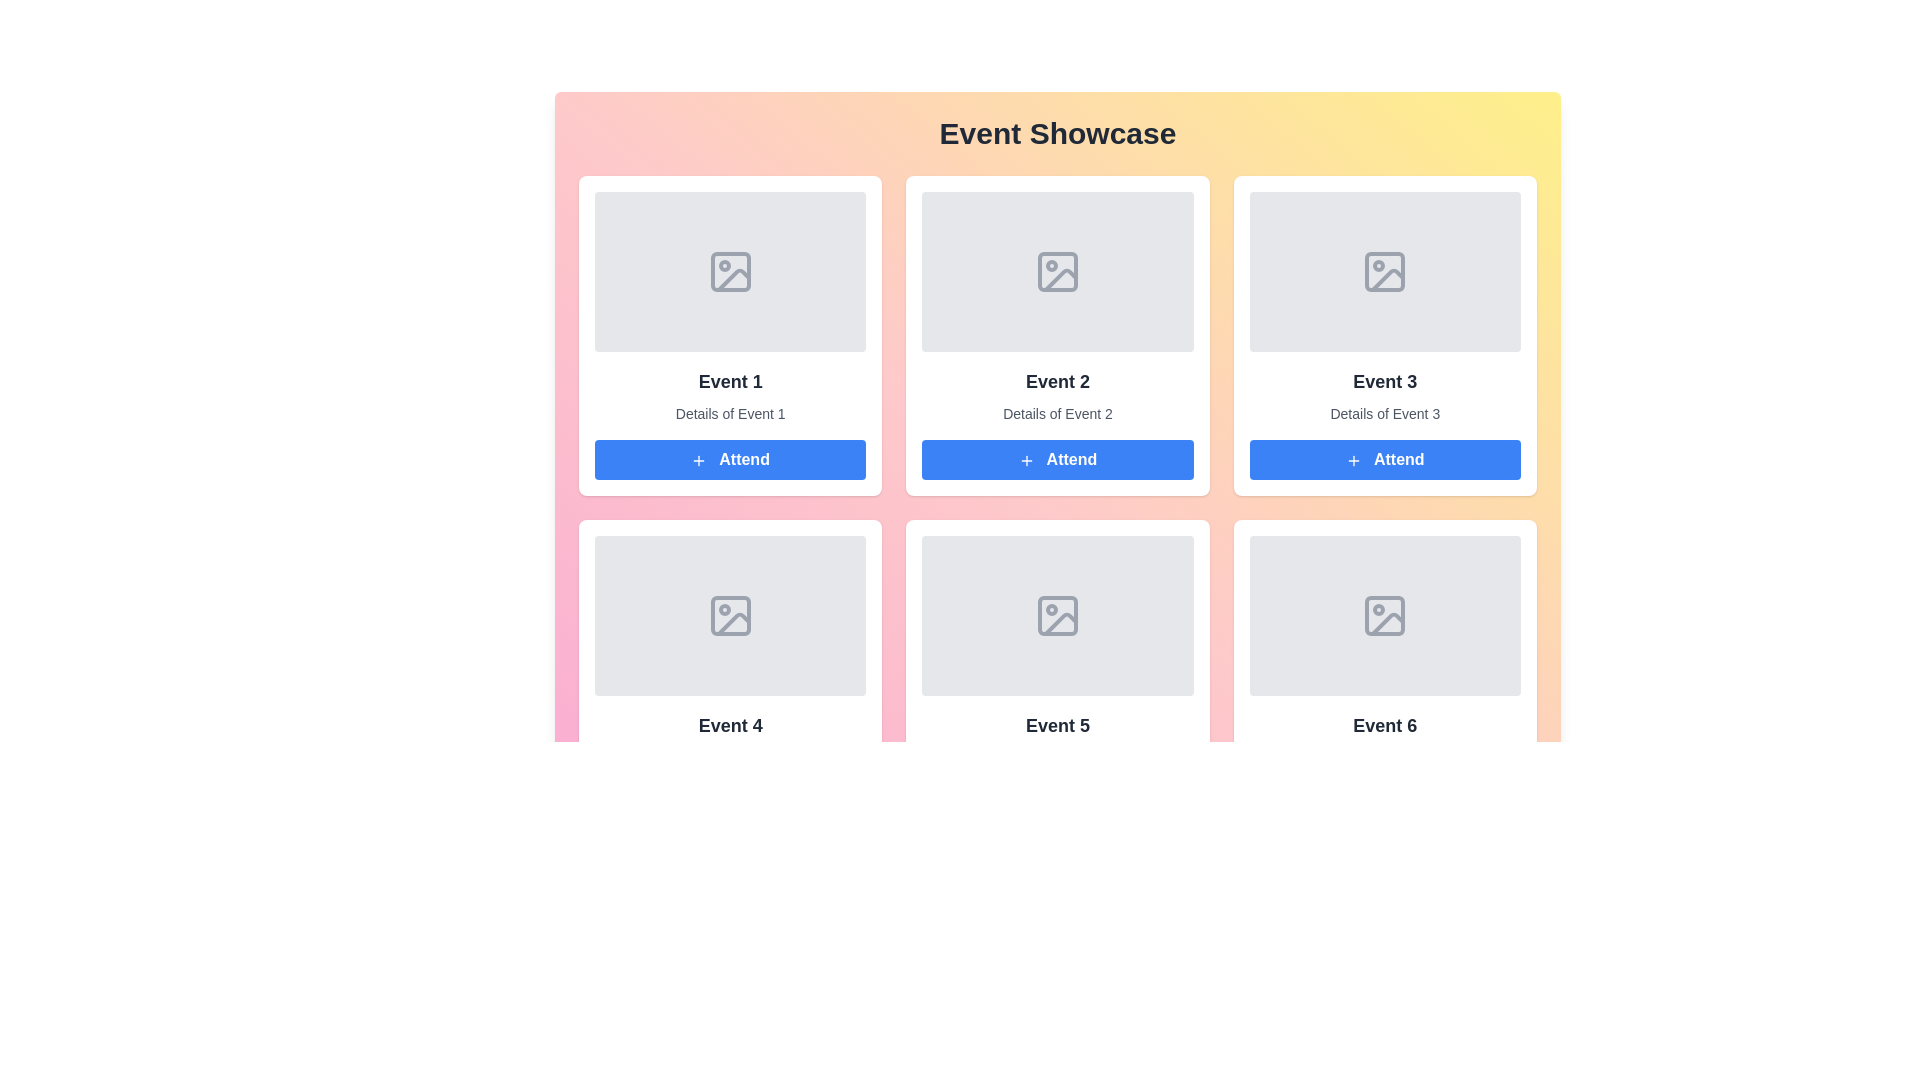 The width and height of the screenshot is (1920, 1080). What do you see at coordinates (1056, 272) in the screenshot?
I see `the SVG graphic element that represents an image placeholder in the second card of the top row in the grid layout` at bounding box center [1056, 272].